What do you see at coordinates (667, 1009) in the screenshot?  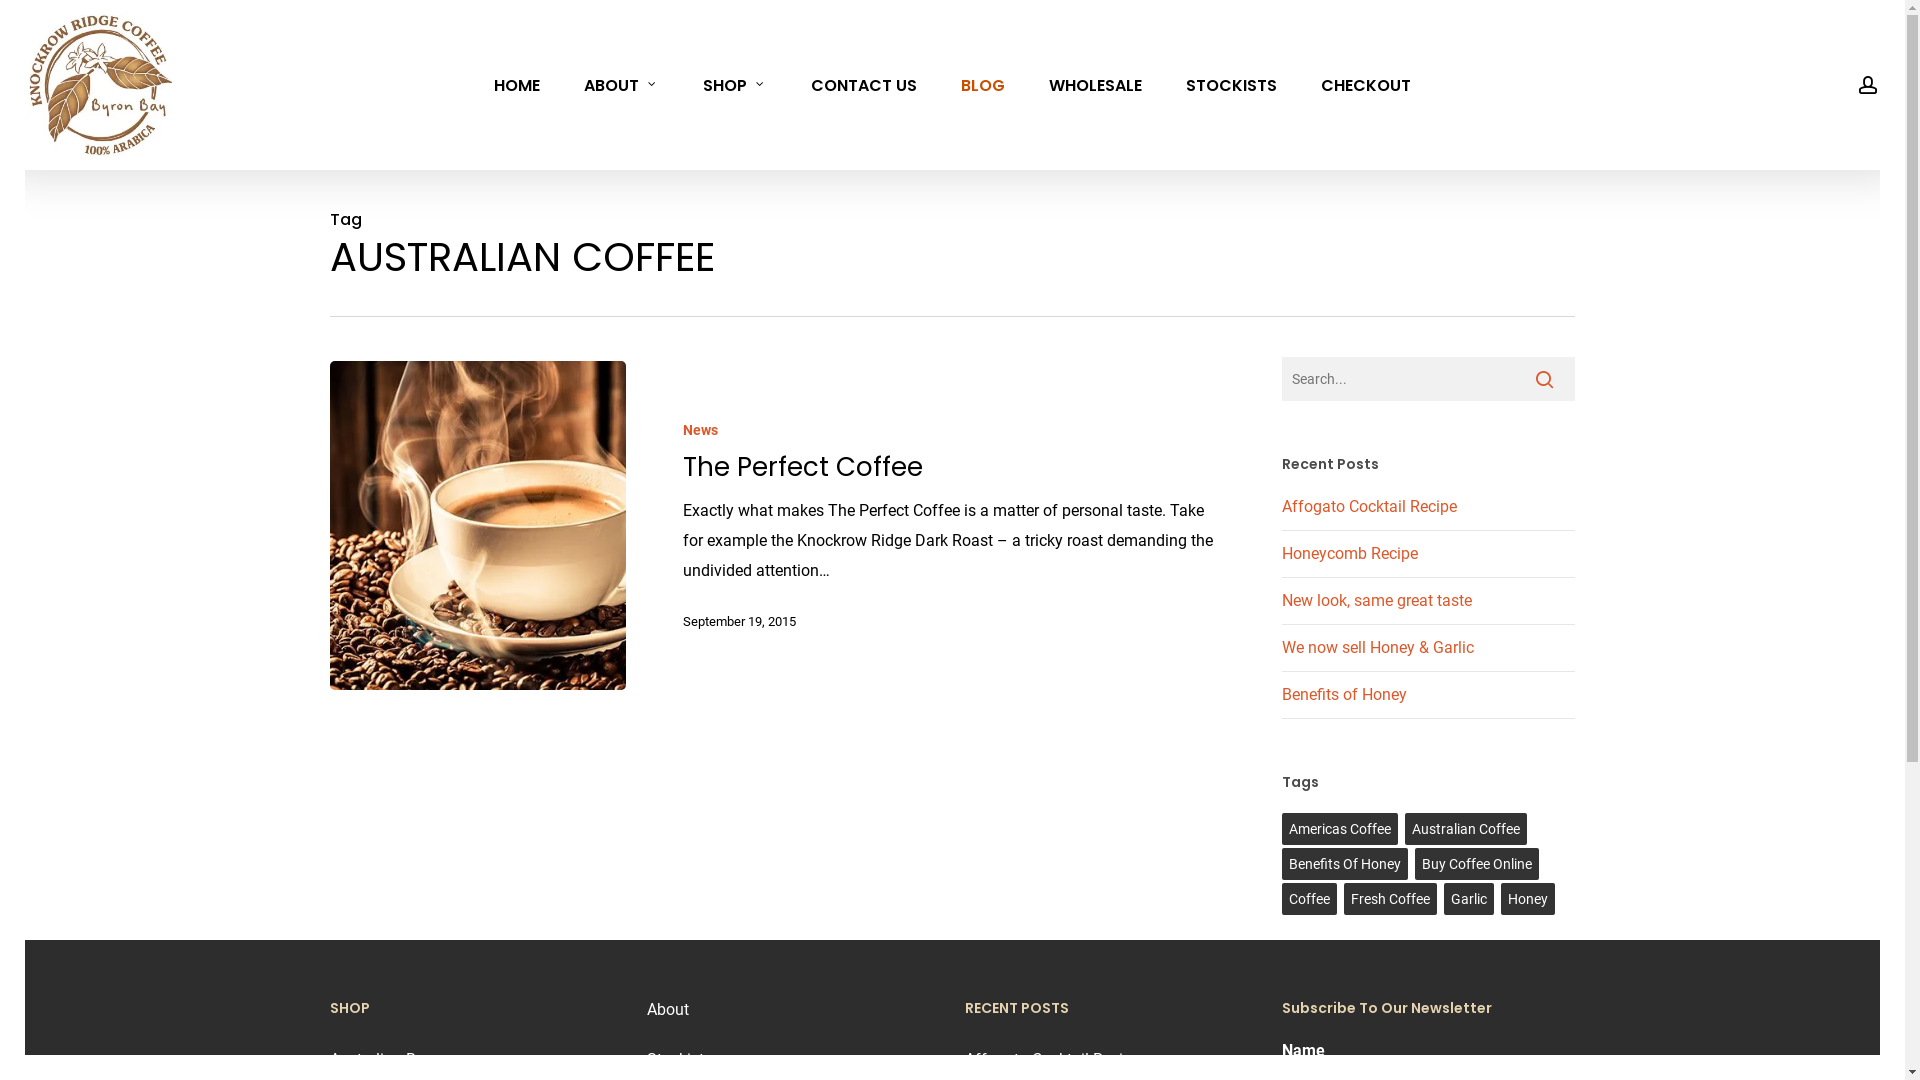 I see `'About'` at bounding box center [667, 1009].